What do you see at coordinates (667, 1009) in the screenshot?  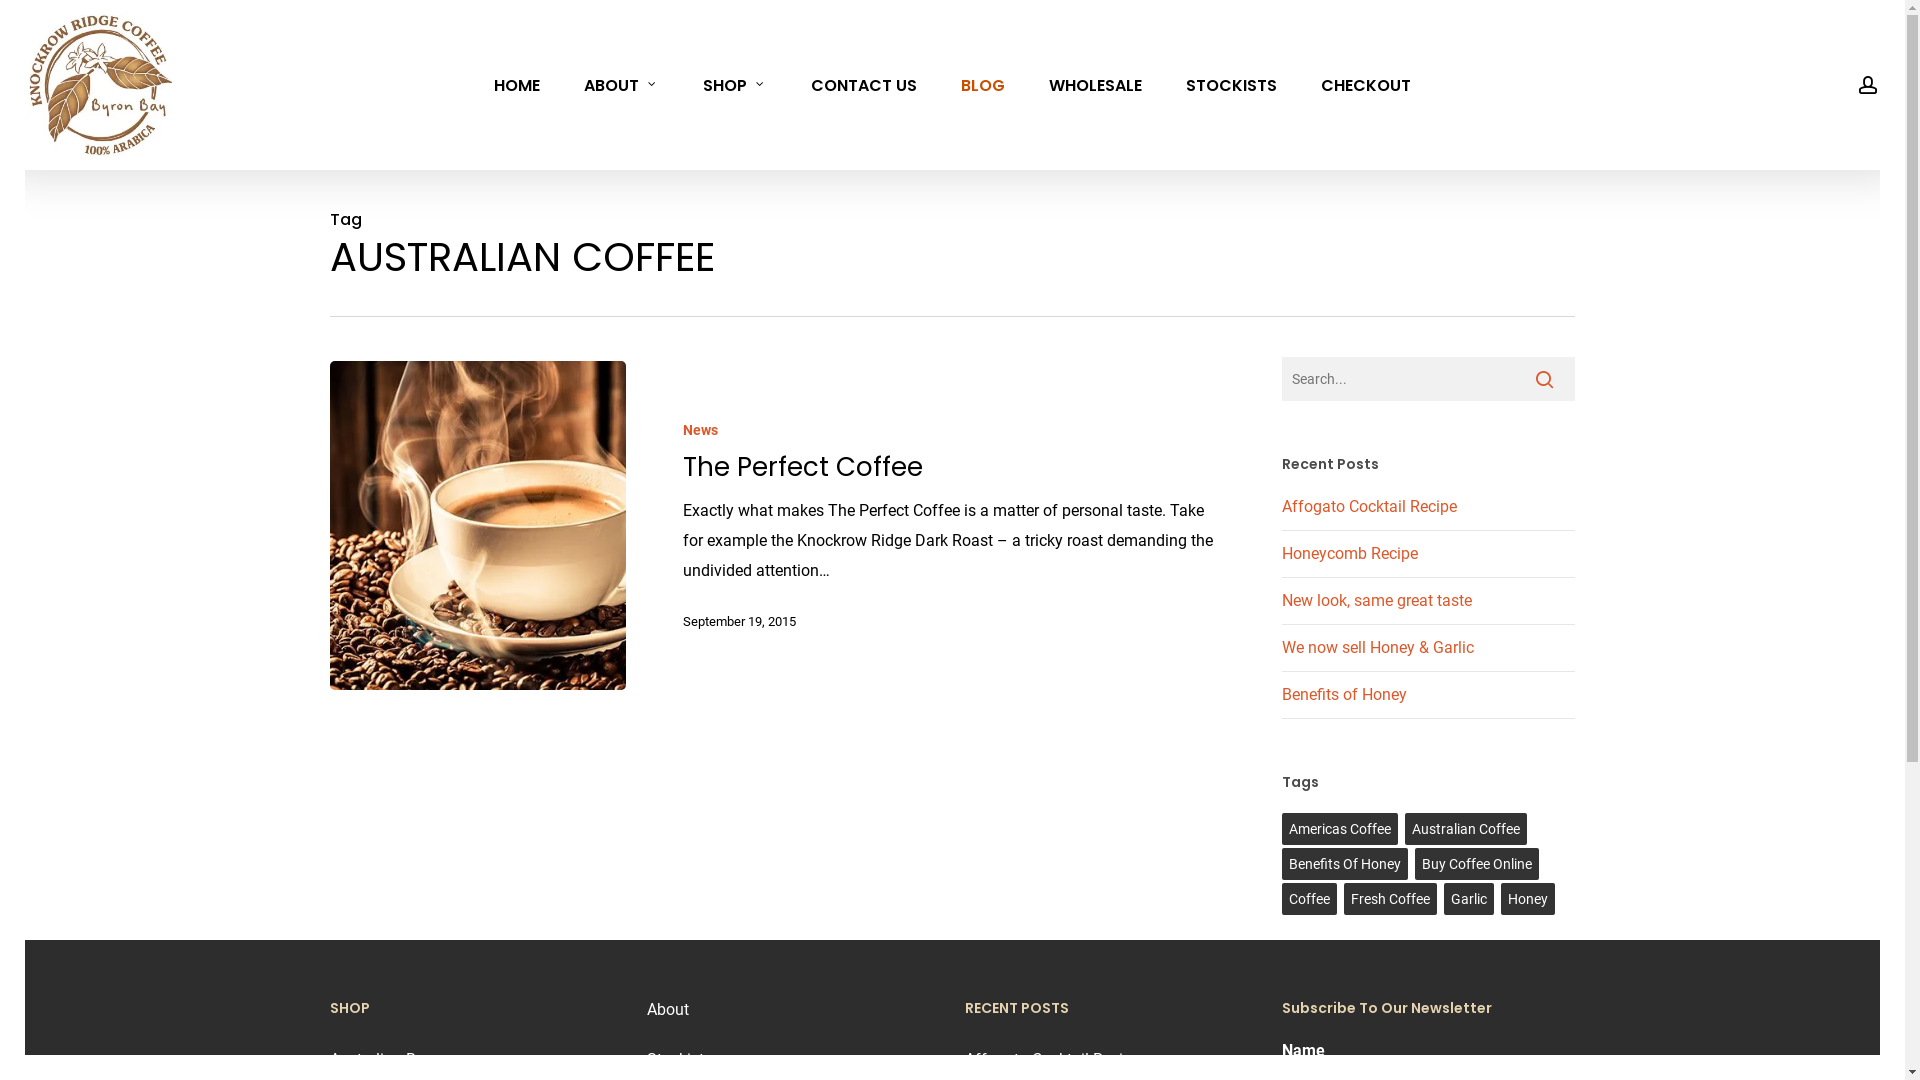 I see `'About'` at bounding box center [667, 1009].